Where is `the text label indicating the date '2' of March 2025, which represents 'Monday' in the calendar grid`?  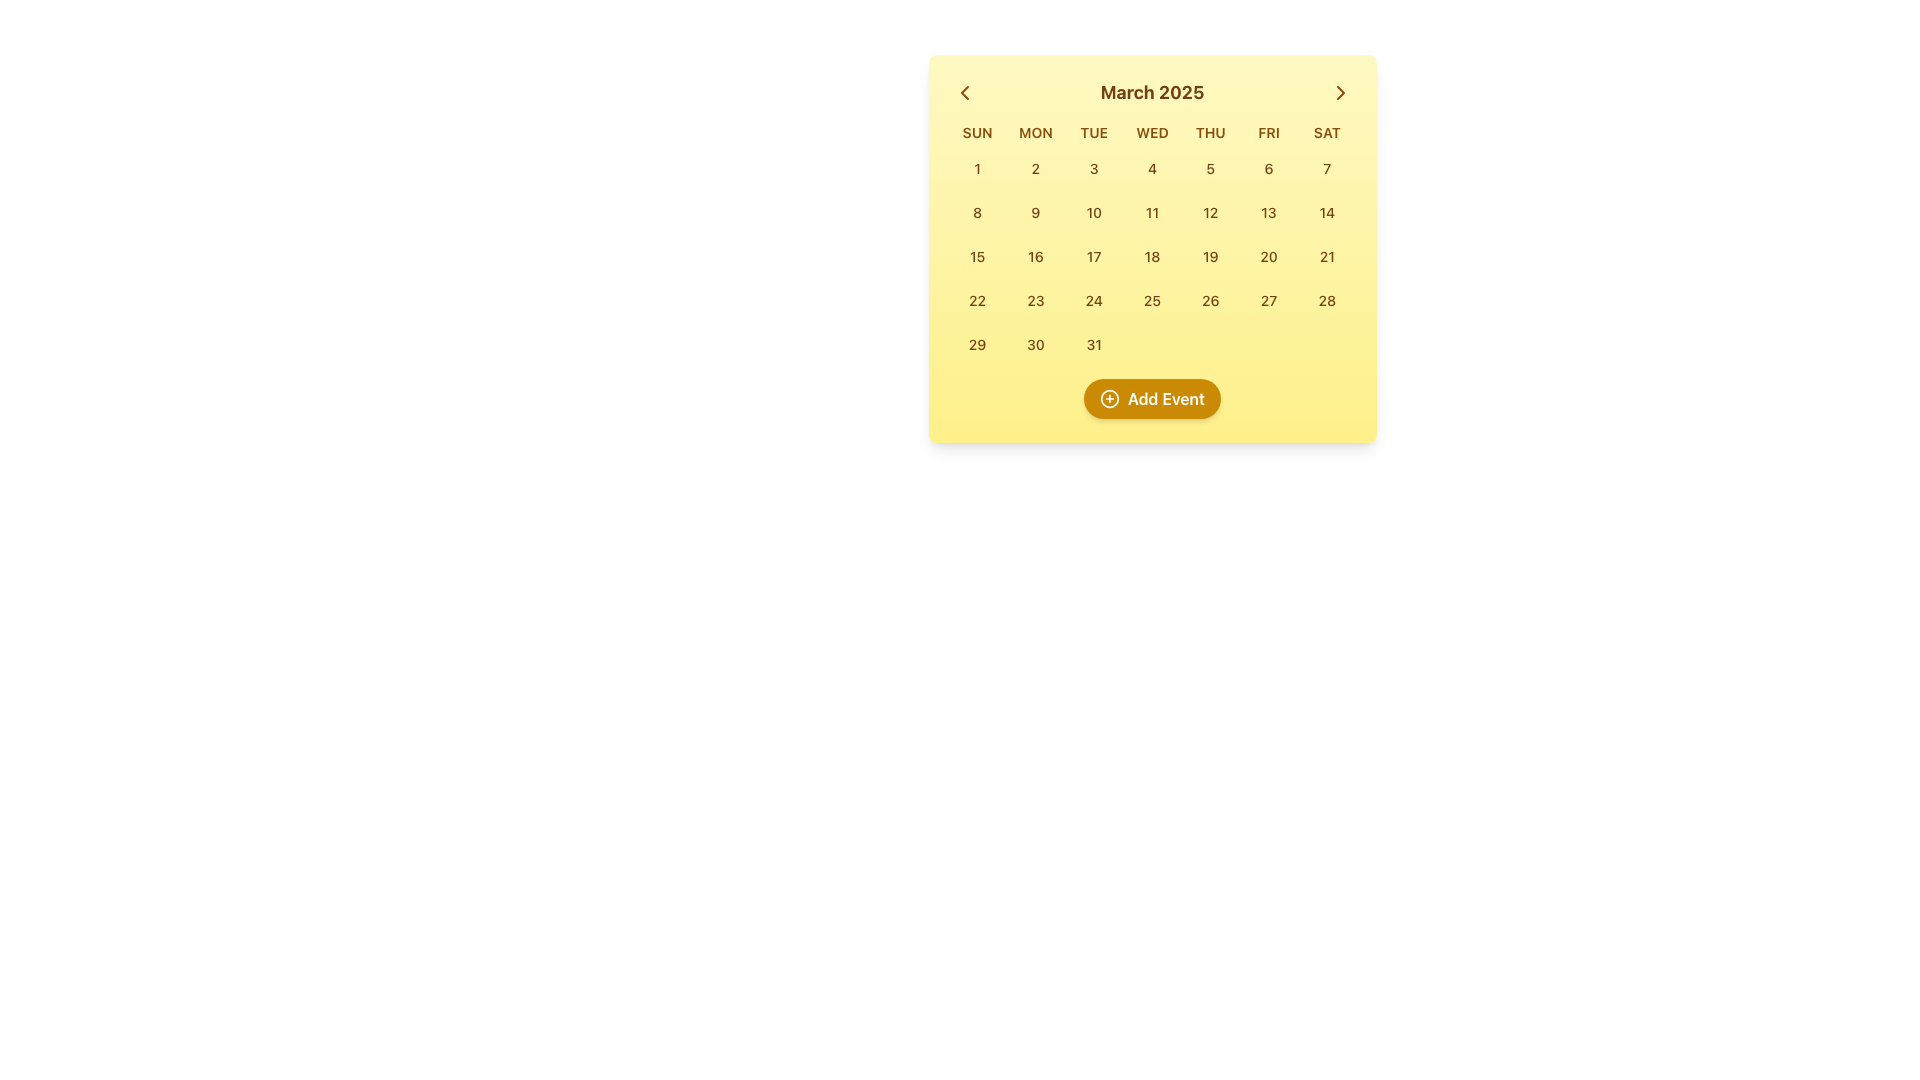
the text label indicating the date '2' of March 2025, which represents 'Monday' in the calendar grid is located at coordinates (1035, 167).